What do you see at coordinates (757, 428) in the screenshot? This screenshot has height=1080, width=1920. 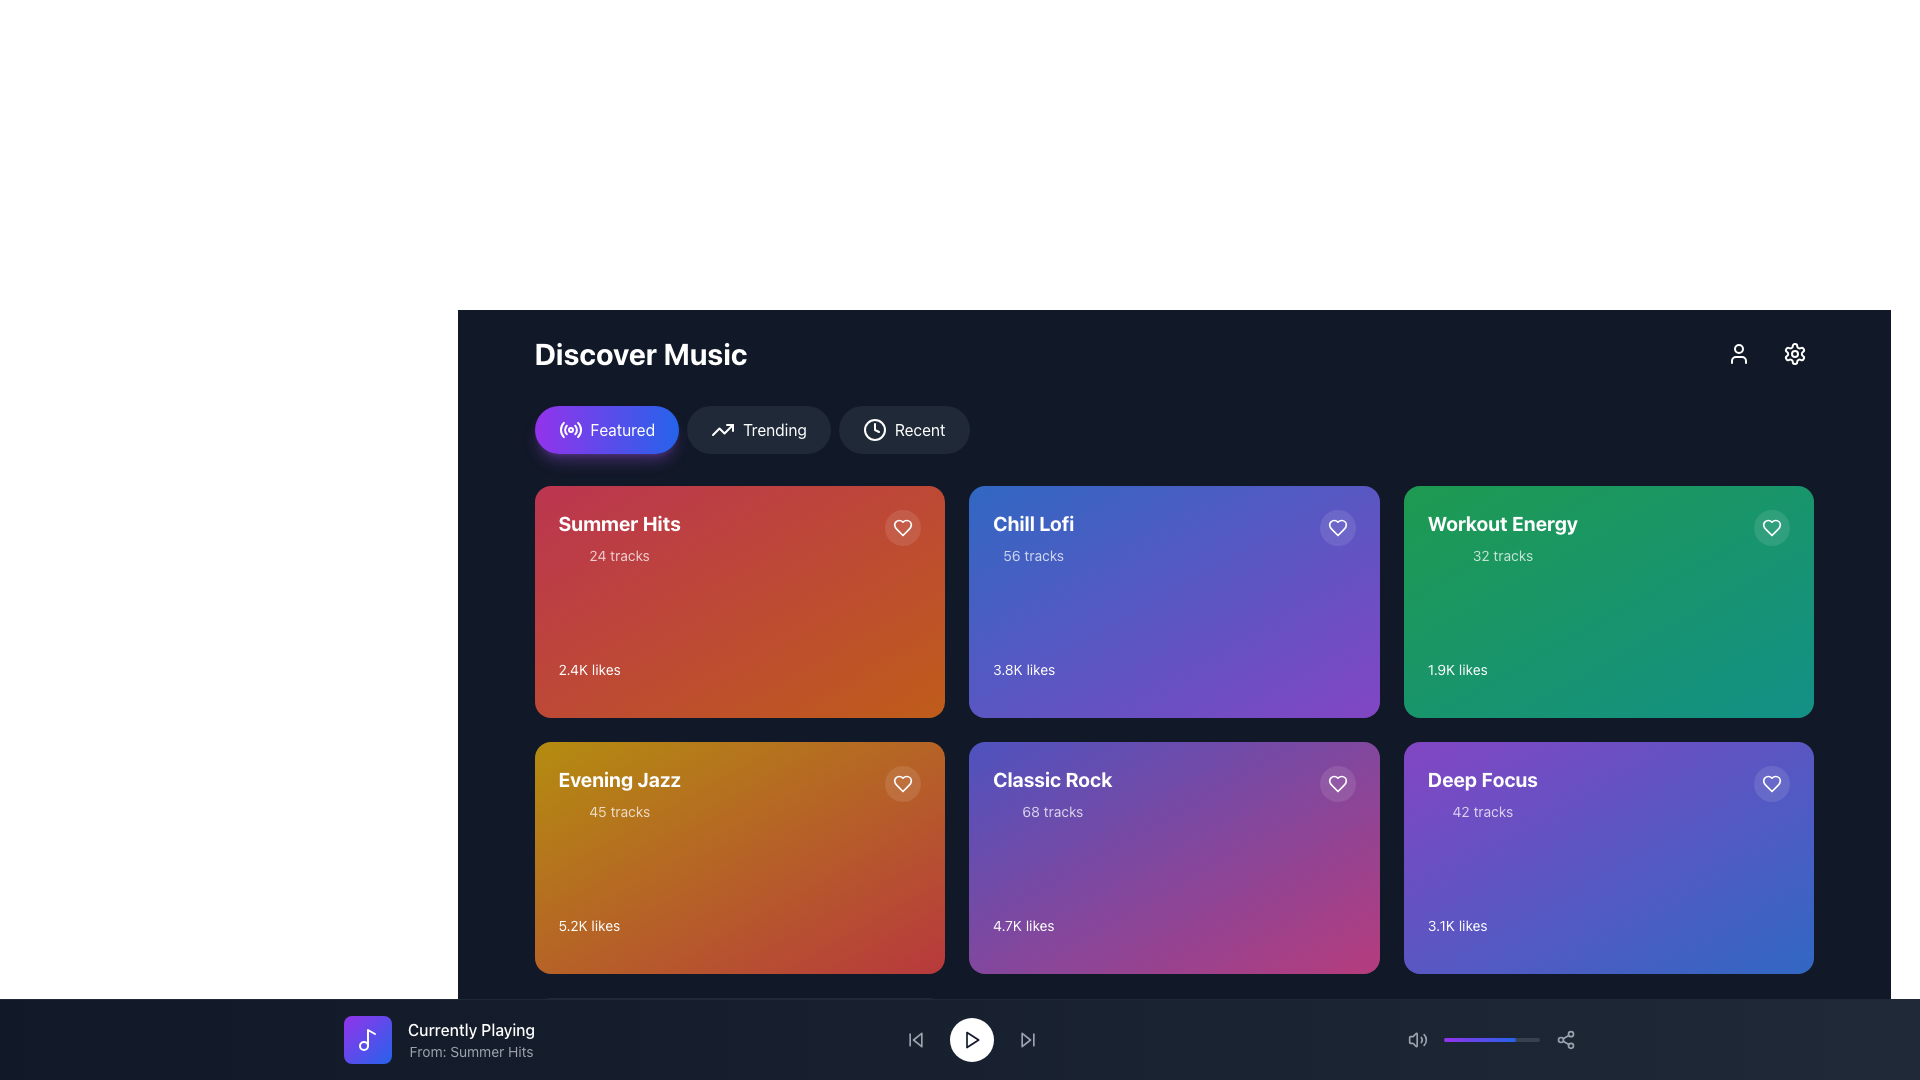 I see `the 'Trending' button located between the 'Featured' button and the 'Recent' button, beneath the 'Discover Music' heading` at bounding box center [757, 428].